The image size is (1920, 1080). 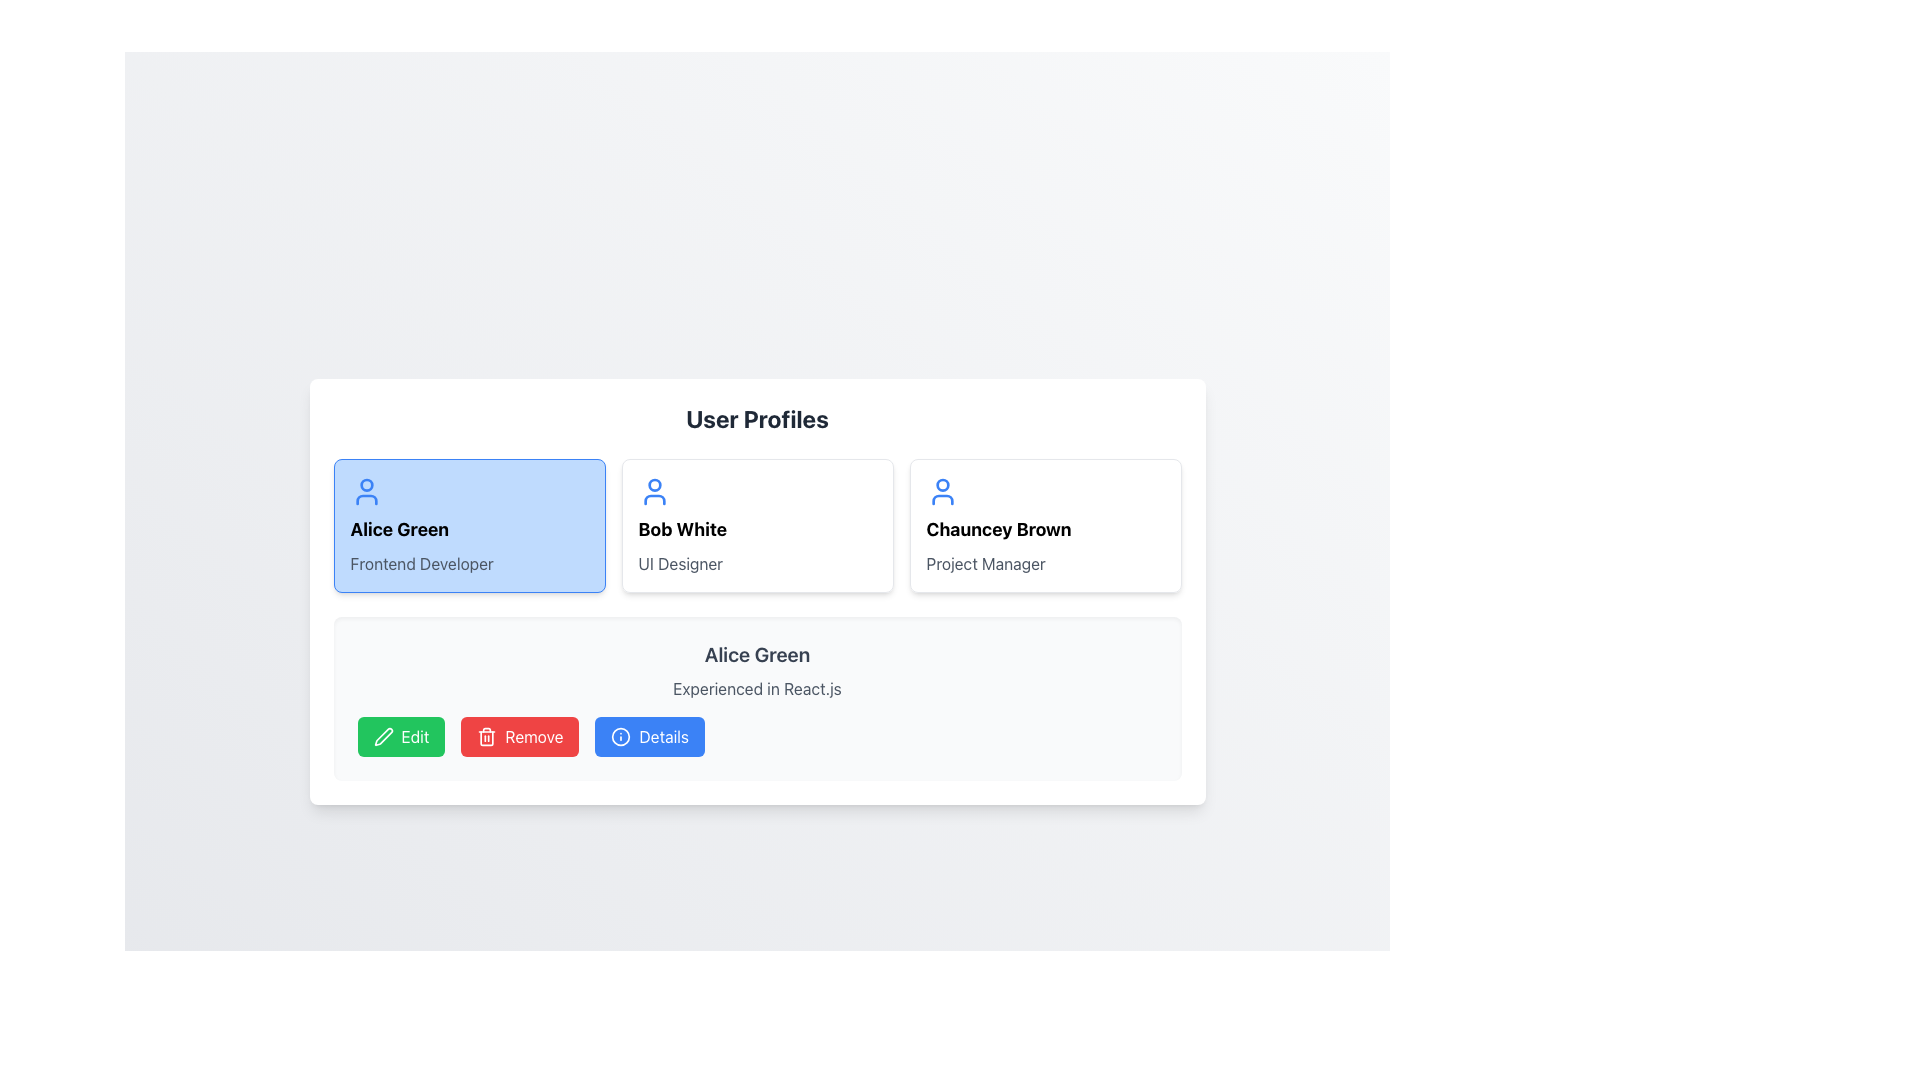 I want to click on the pen icon located within the green 'Edit' button at the bottom section of the interface to trigger a visual effect, so click(x=383, y=736).